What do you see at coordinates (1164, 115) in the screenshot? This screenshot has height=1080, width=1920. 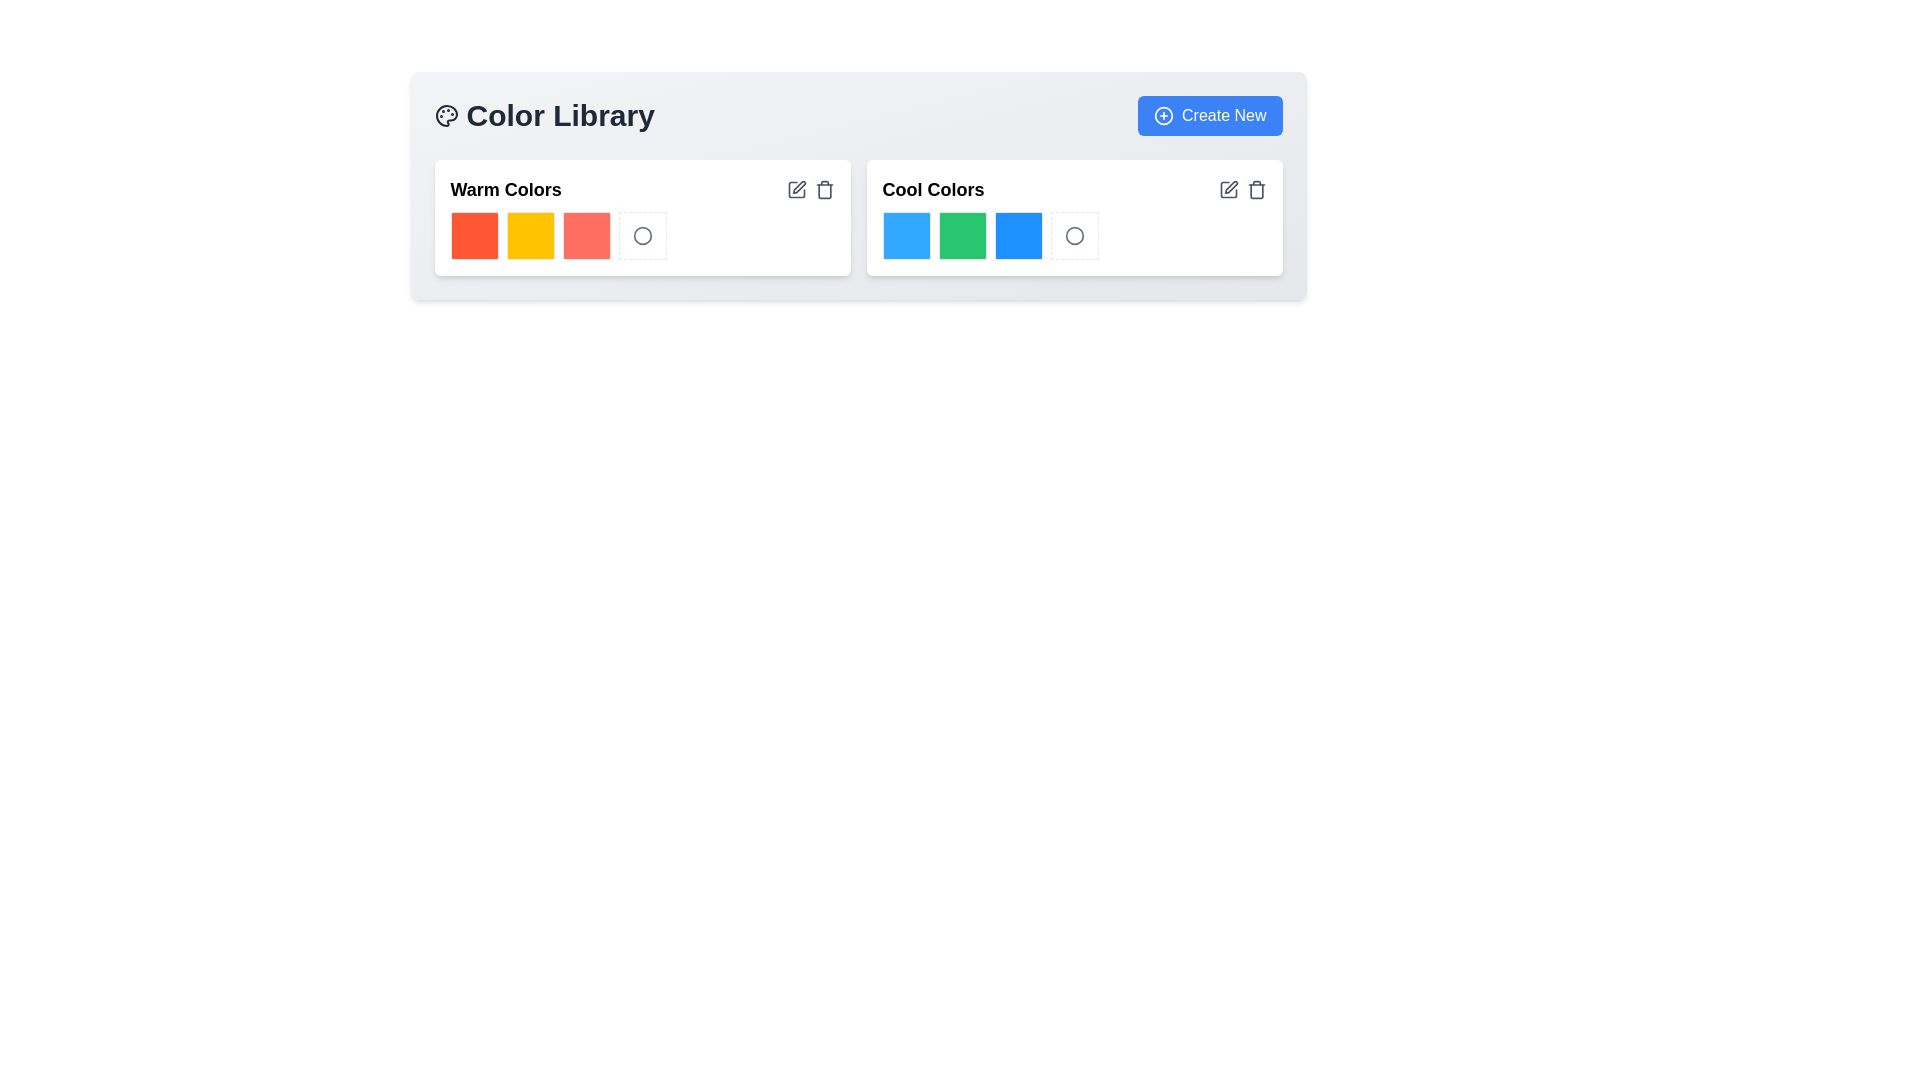 I see `the circular icon with a plus sign in the center, located to the left of the 'Create New' button in the upper right corner of the interface` at bounding box center [1164, 115].